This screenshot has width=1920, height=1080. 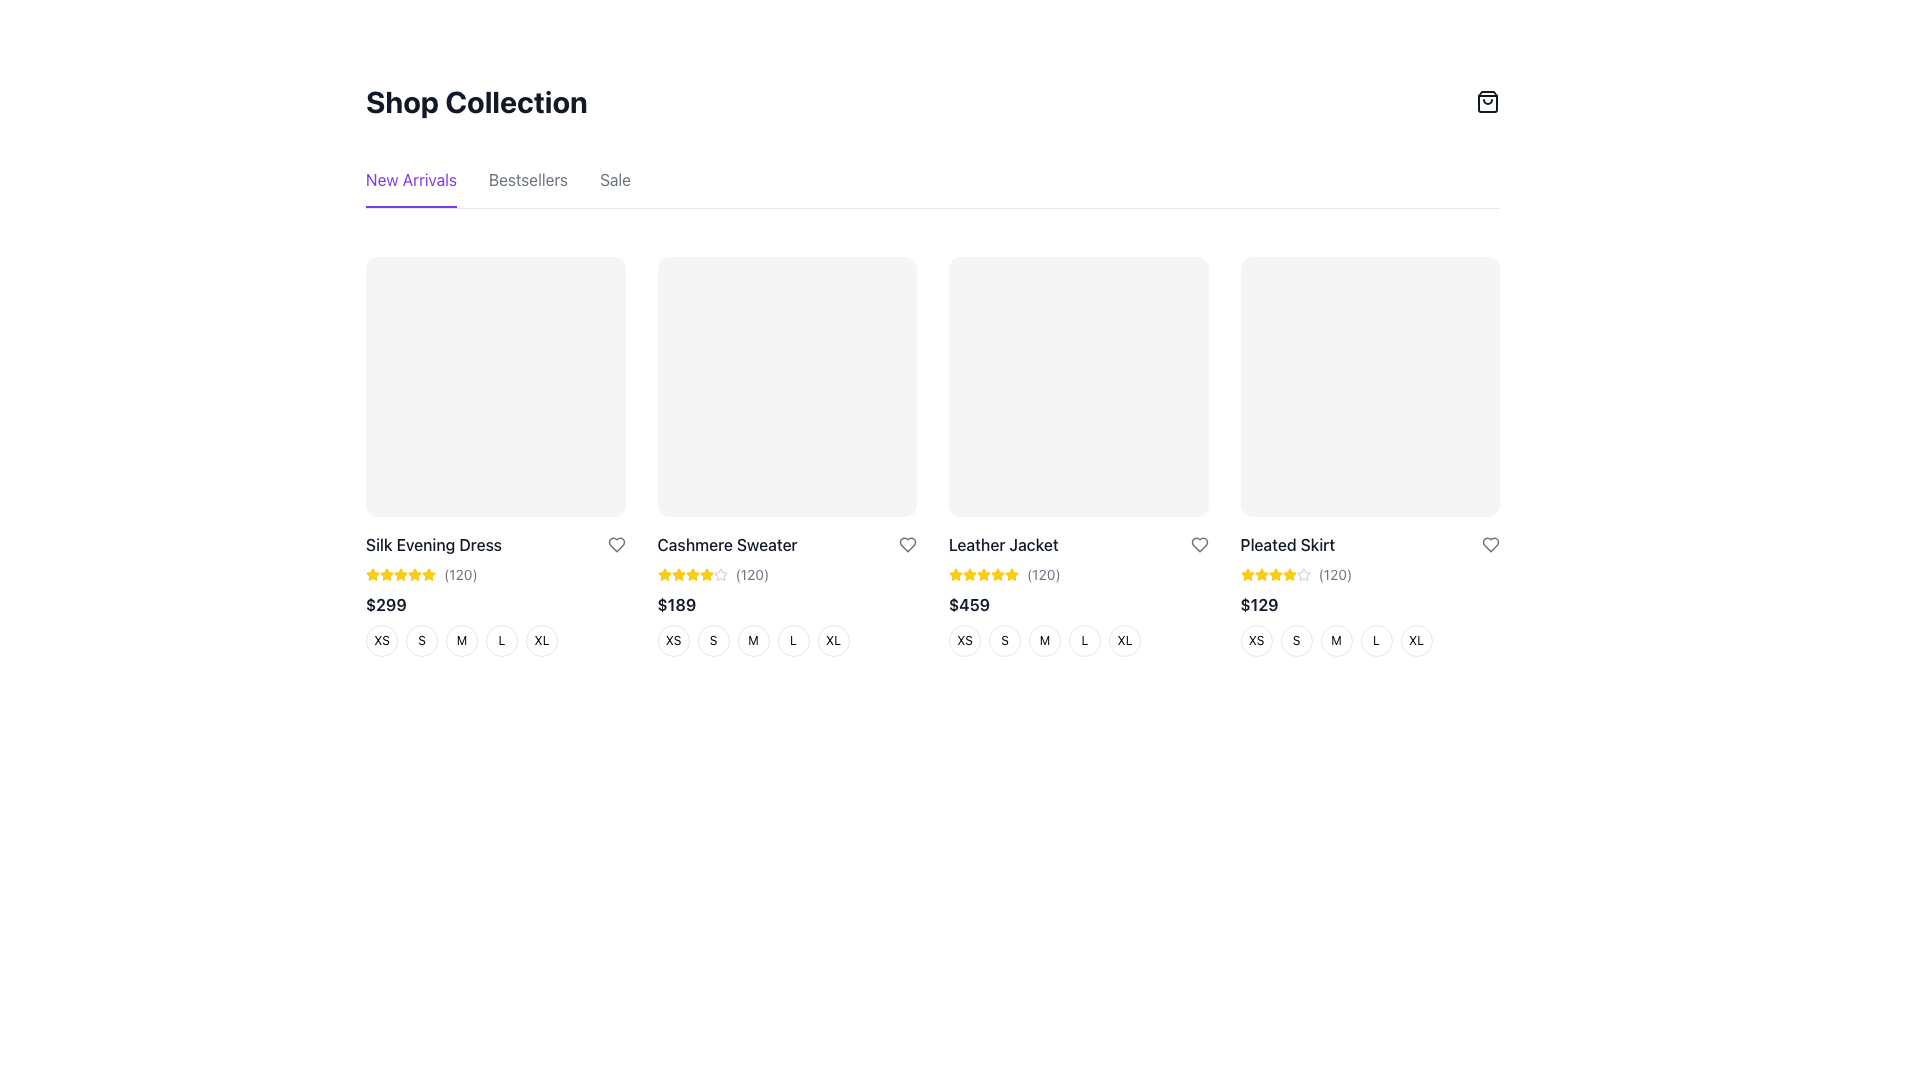 I want to click on the second tab in the Tab group below the 'Shop Collection' title, so click(x=931, y=188).